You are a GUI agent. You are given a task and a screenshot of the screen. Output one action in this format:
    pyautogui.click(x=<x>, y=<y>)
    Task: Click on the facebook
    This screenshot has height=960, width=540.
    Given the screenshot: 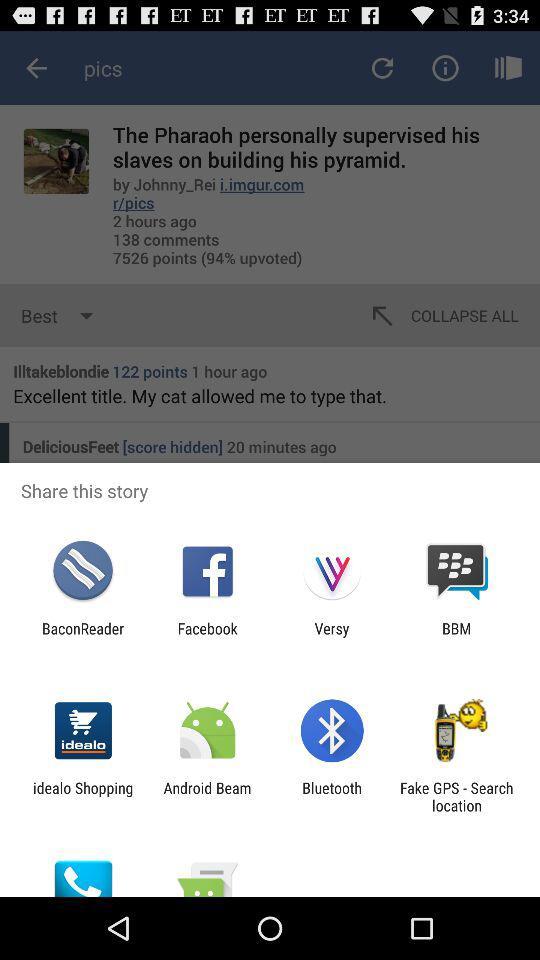 What is the action you would take?
    pyautogui.click(x=206, y=636)
    